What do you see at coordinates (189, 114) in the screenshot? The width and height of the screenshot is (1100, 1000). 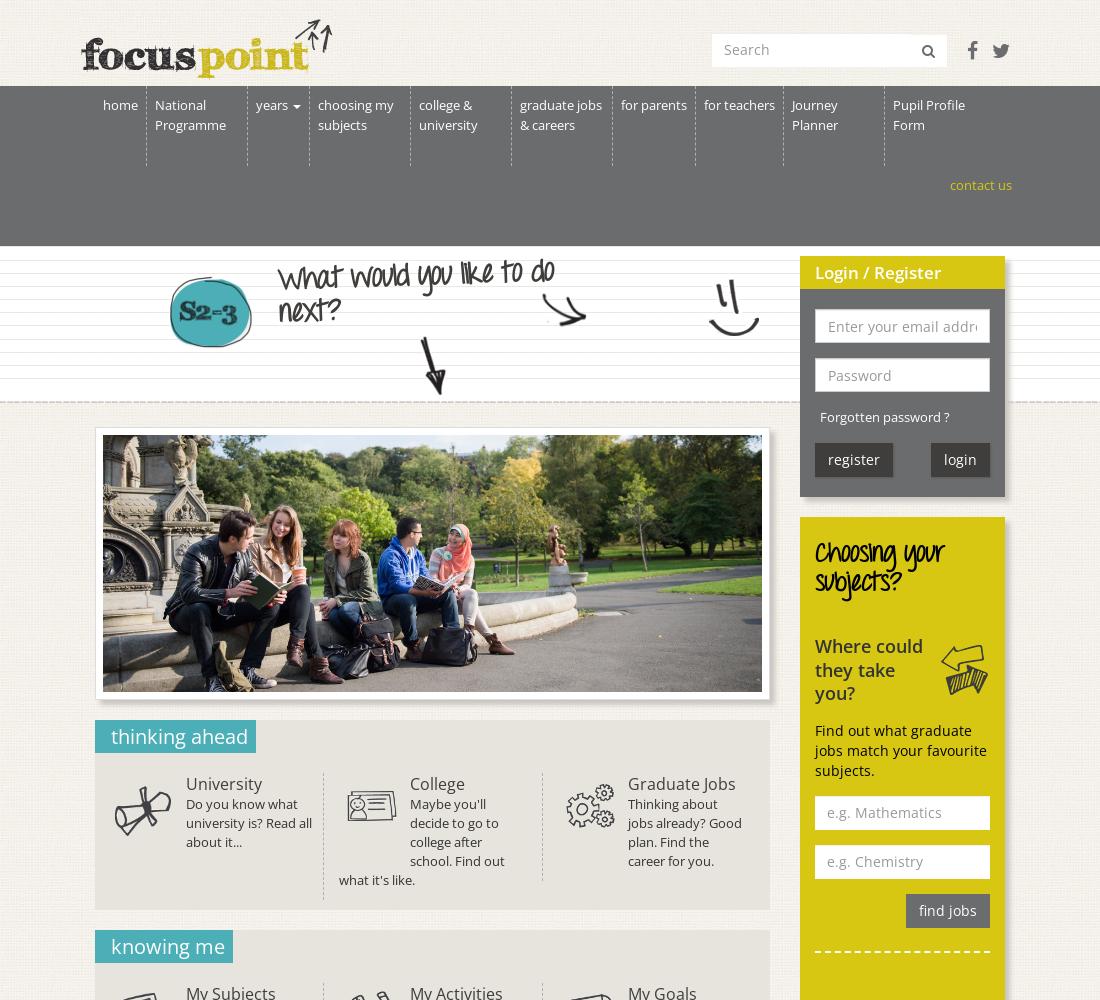 I see `'National Programme'` at bounding box center [189, 114].